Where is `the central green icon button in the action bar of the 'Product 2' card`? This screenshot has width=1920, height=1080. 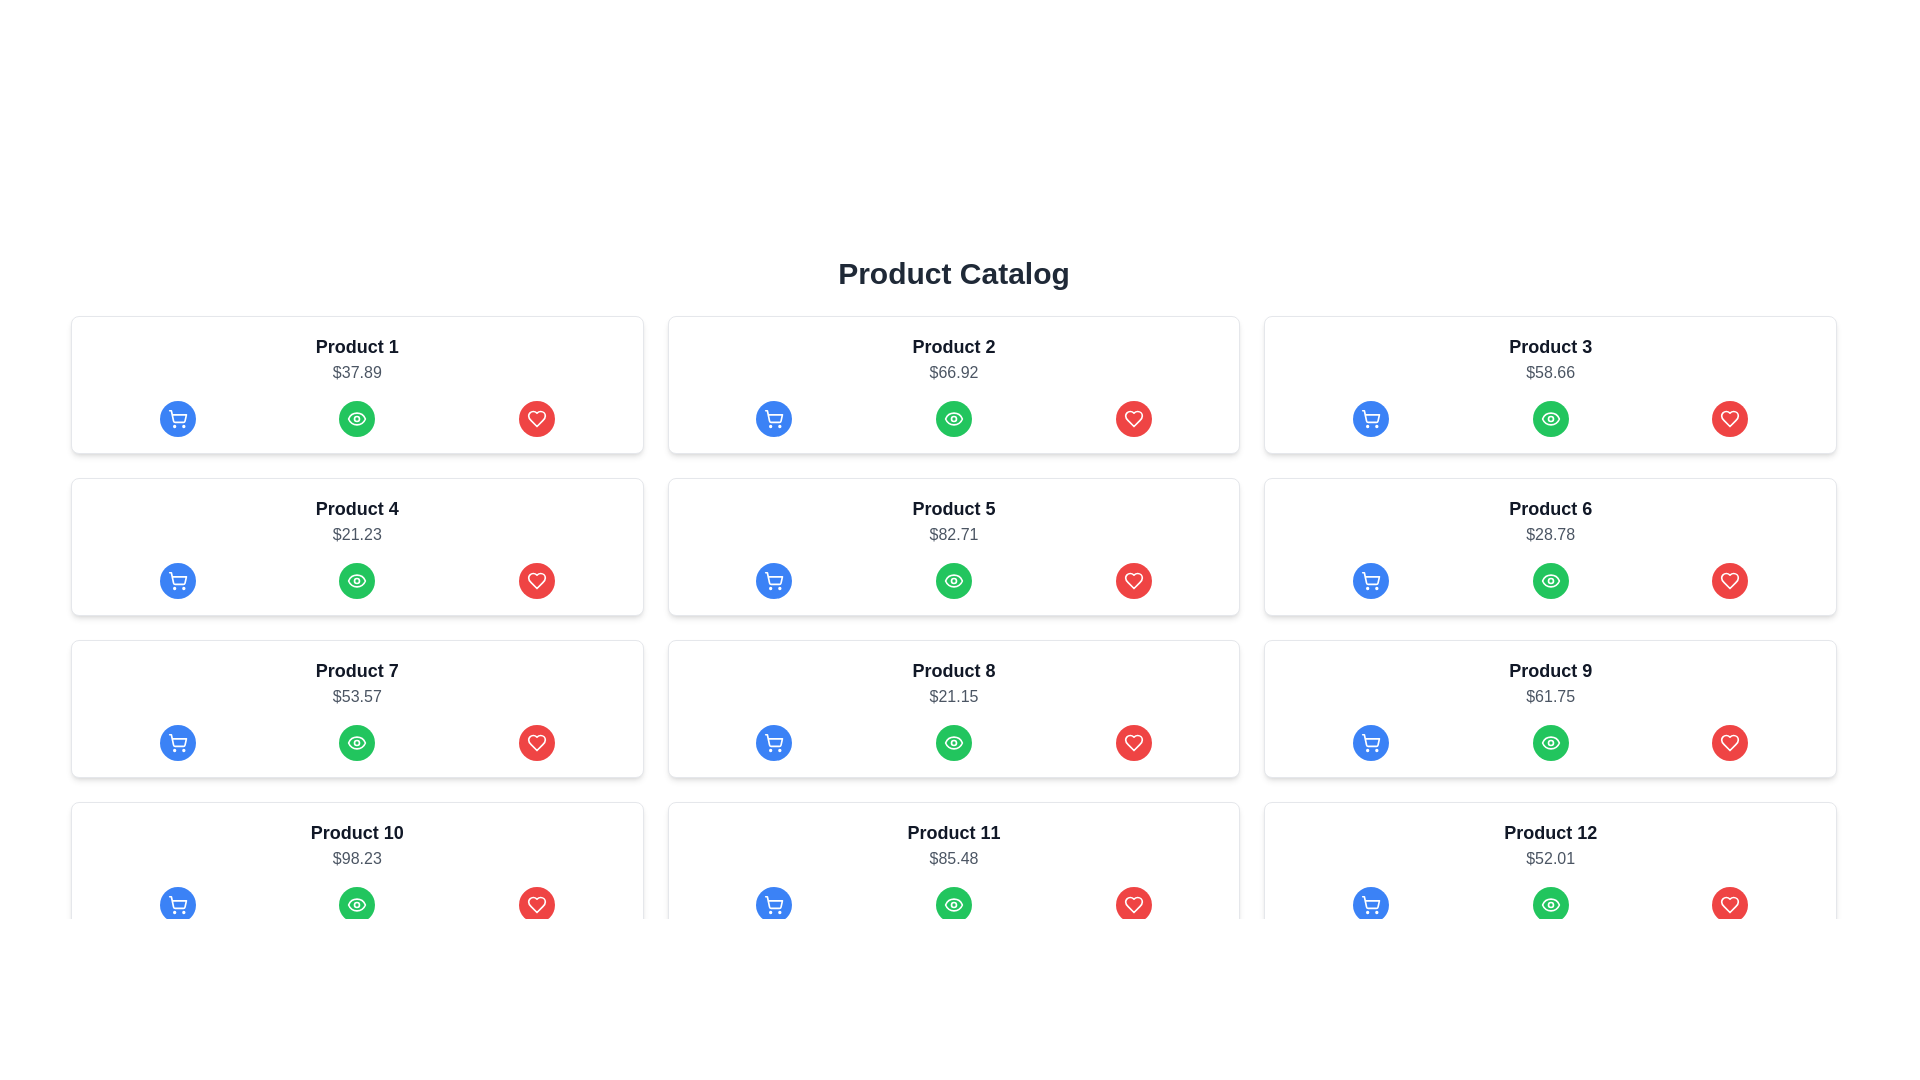
the central green icon button in the action bar of the 'Product 2' card is located at coordinates (953, 418).